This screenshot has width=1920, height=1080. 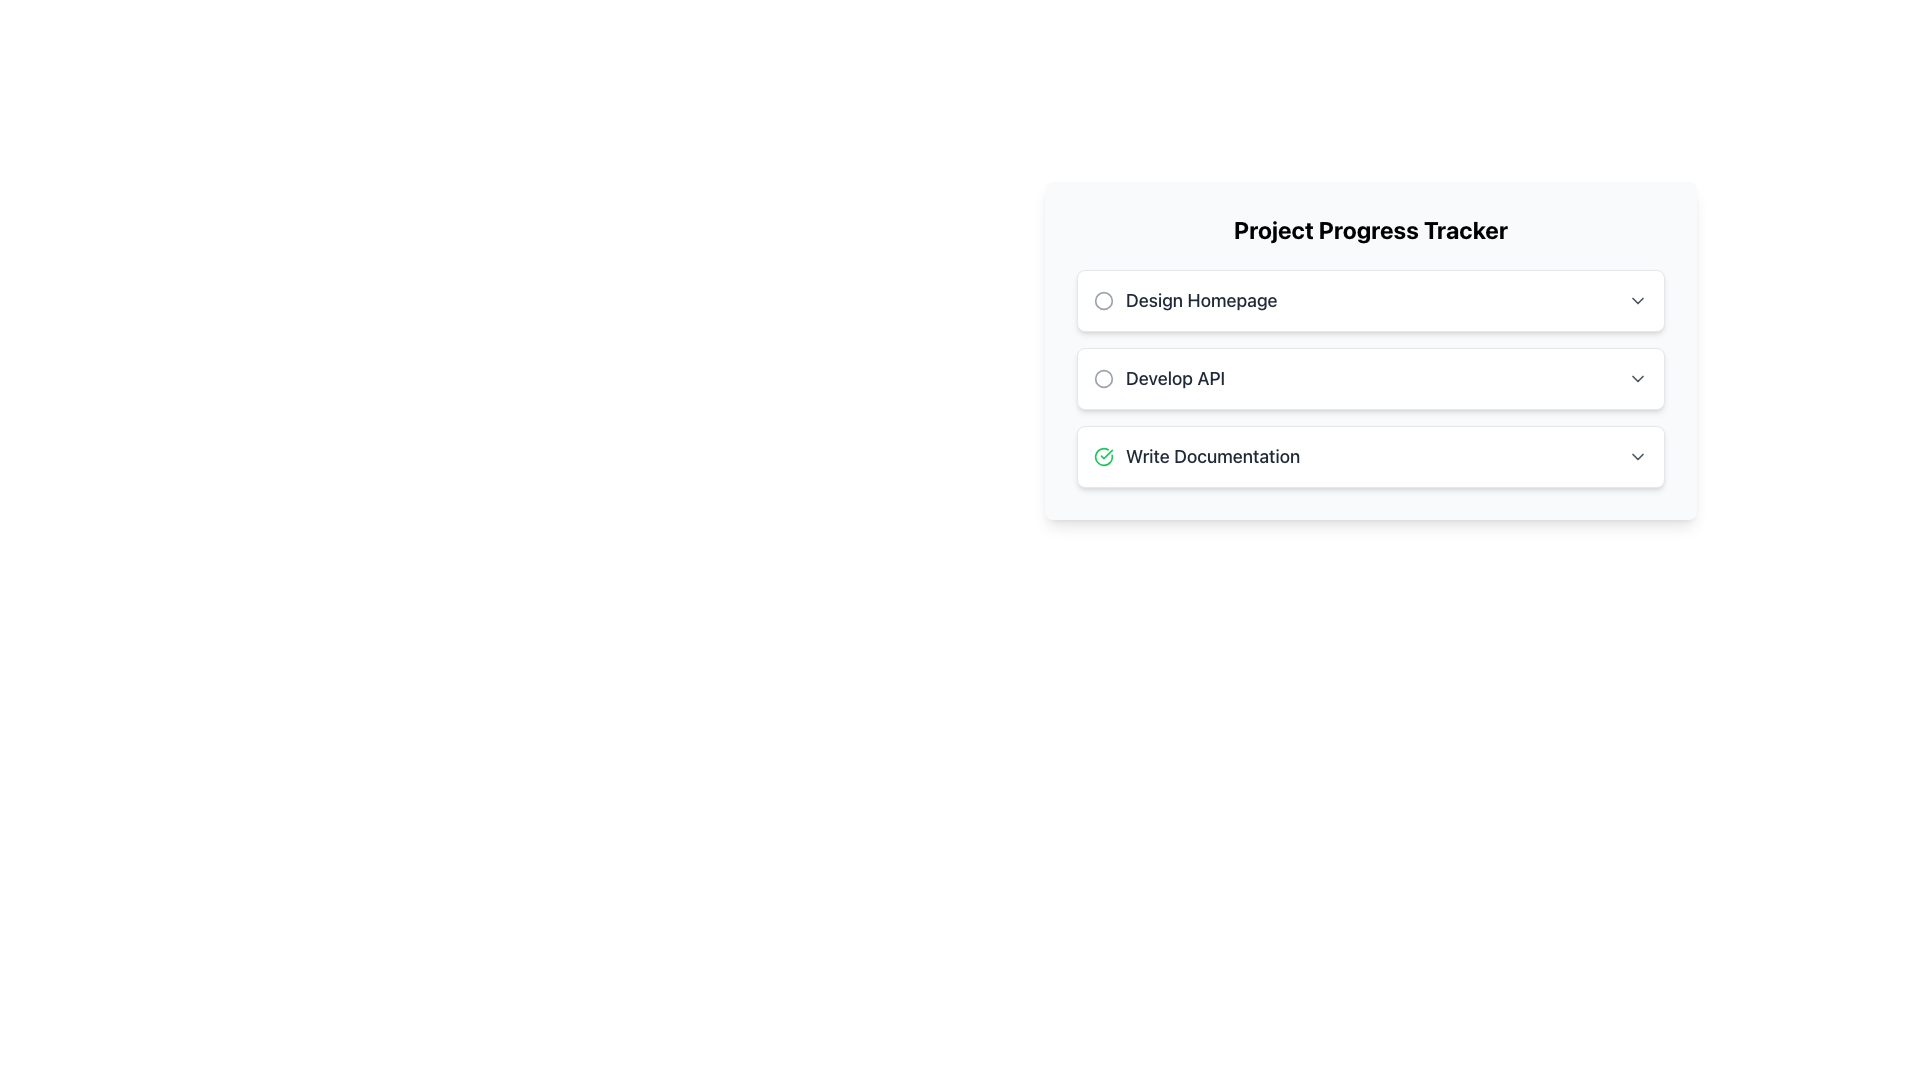 I want to click on the text label indicating the completed task 'Write Documentation' in the Project Progress Tracker list, so click(x=1212, y=456).